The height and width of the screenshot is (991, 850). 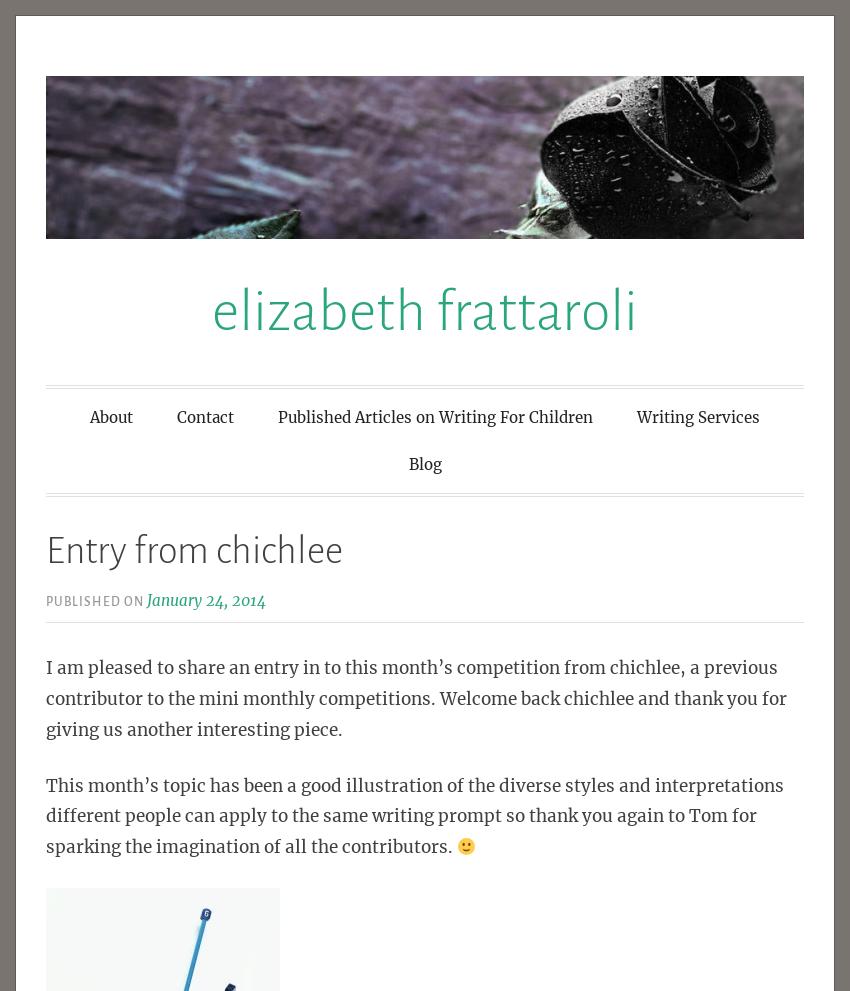 I want to click on 'elizabeth frattaroli', so click(x=425, y=309).